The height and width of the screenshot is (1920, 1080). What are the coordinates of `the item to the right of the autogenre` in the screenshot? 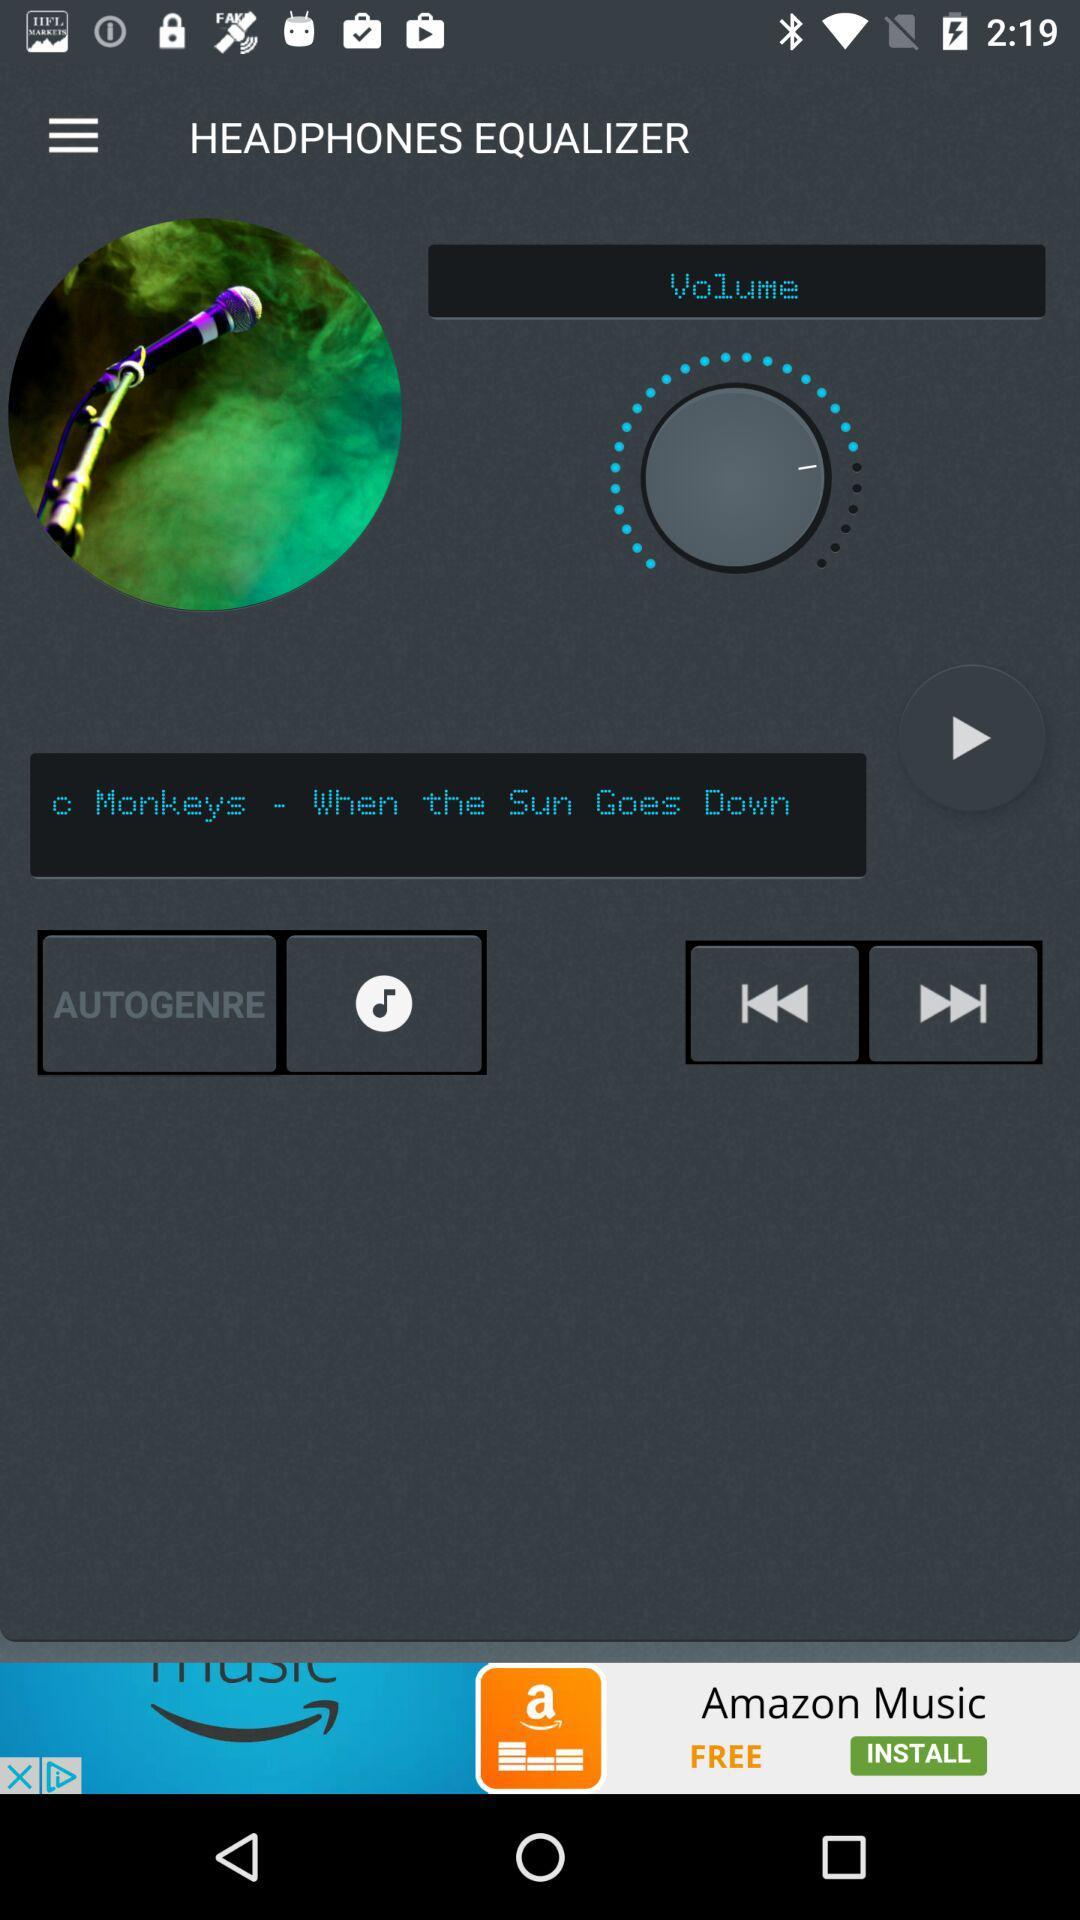 It's located at (384, 1003).